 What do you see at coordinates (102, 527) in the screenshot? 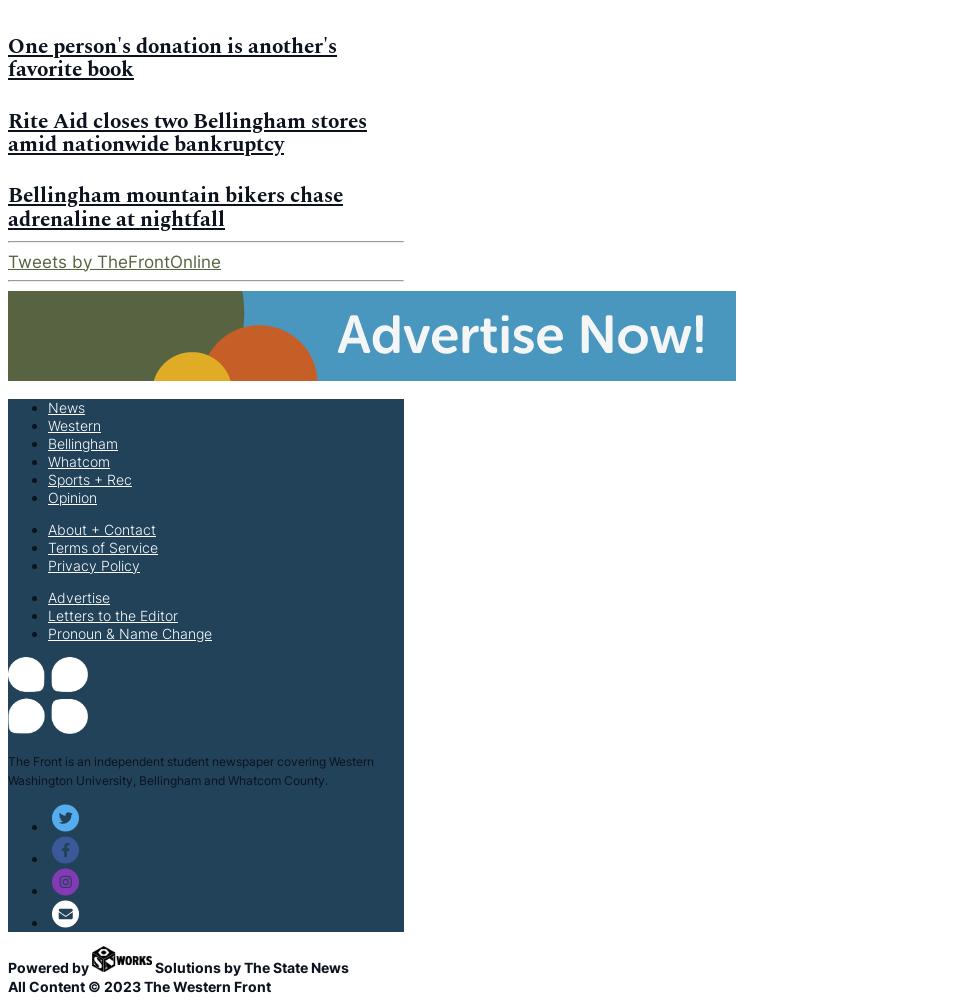
I see `'About + Contact'` at bounding box center [102, 527].